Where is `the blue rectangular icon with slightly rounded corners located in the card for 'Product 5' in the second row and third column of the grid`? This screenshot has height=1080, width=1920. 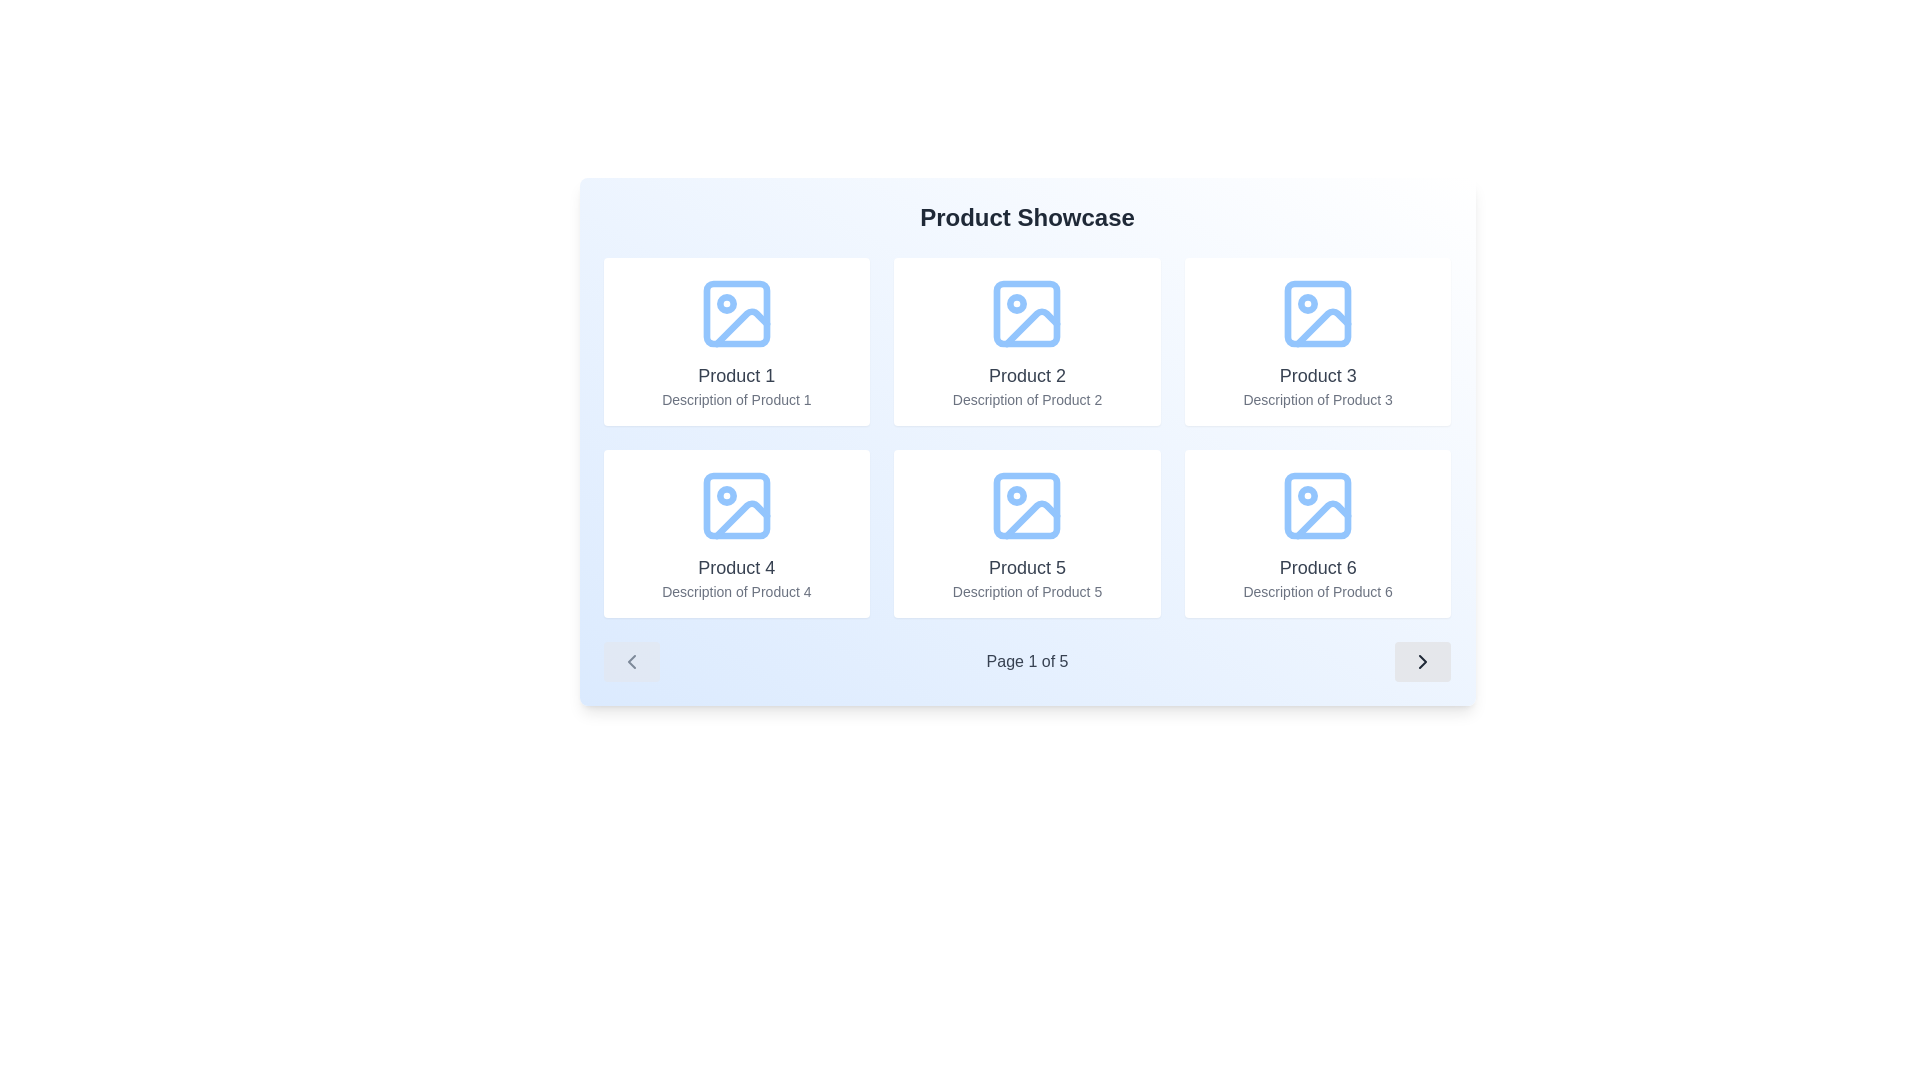 the blue rectangular icon with slightly rounded corners located in the card for 'Product 5' in the second row and third column of the grid is located at coordinates (1027, 504).